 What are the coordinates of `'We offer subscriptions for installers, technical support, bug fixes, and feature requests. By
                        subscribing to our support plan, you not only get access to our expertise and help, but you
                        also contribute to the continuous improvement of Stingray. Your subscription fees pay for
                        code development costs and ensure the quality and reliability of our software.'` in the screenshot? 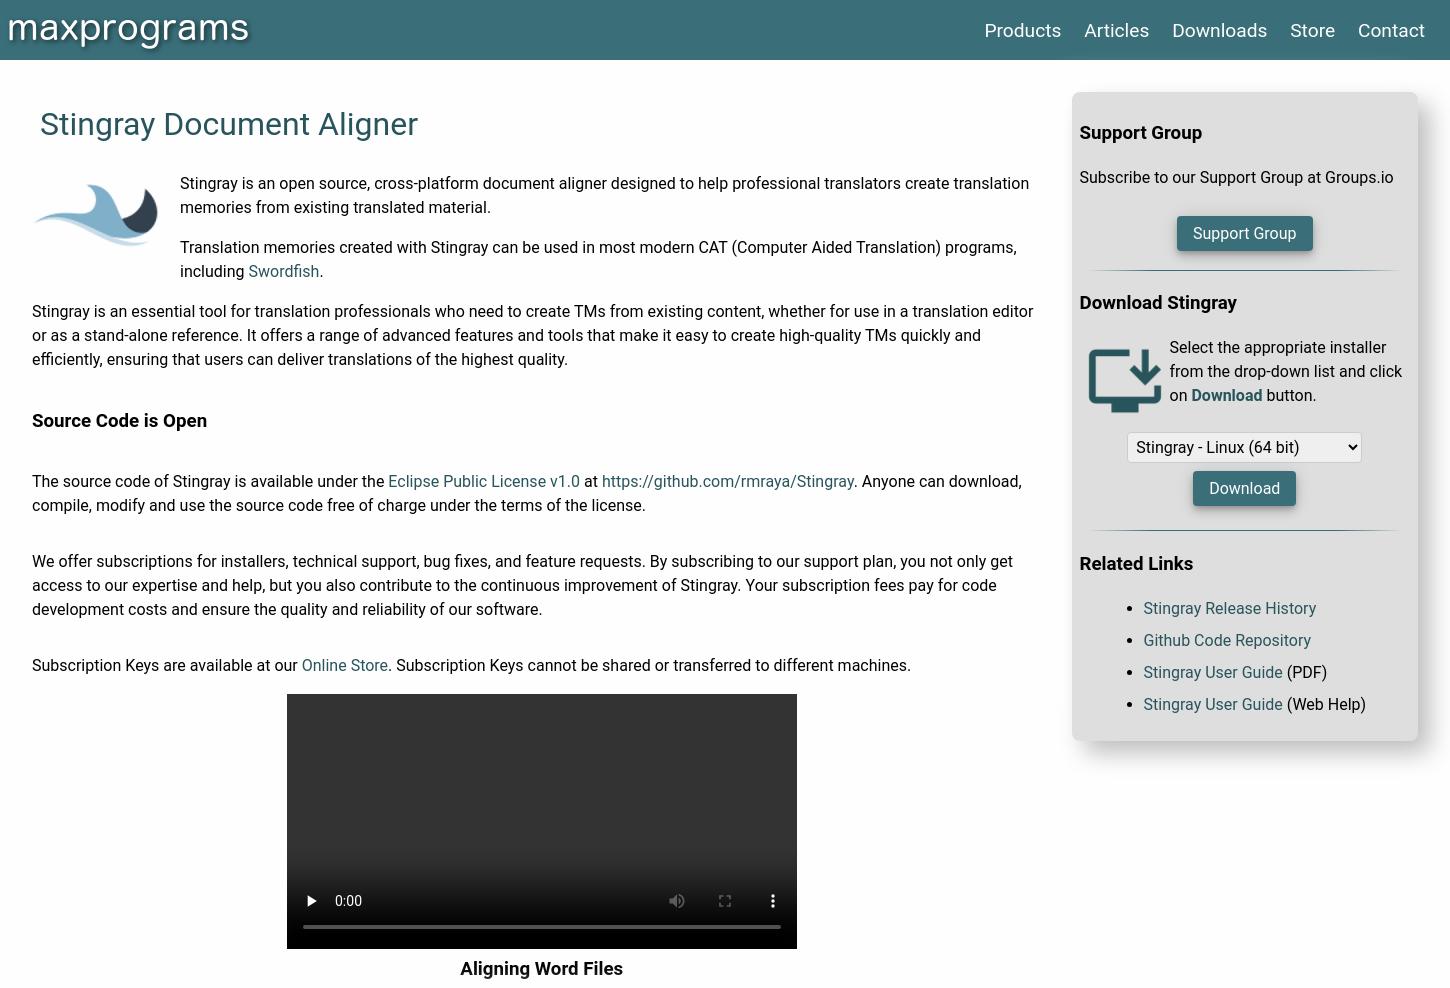 It's located at (522, 584).